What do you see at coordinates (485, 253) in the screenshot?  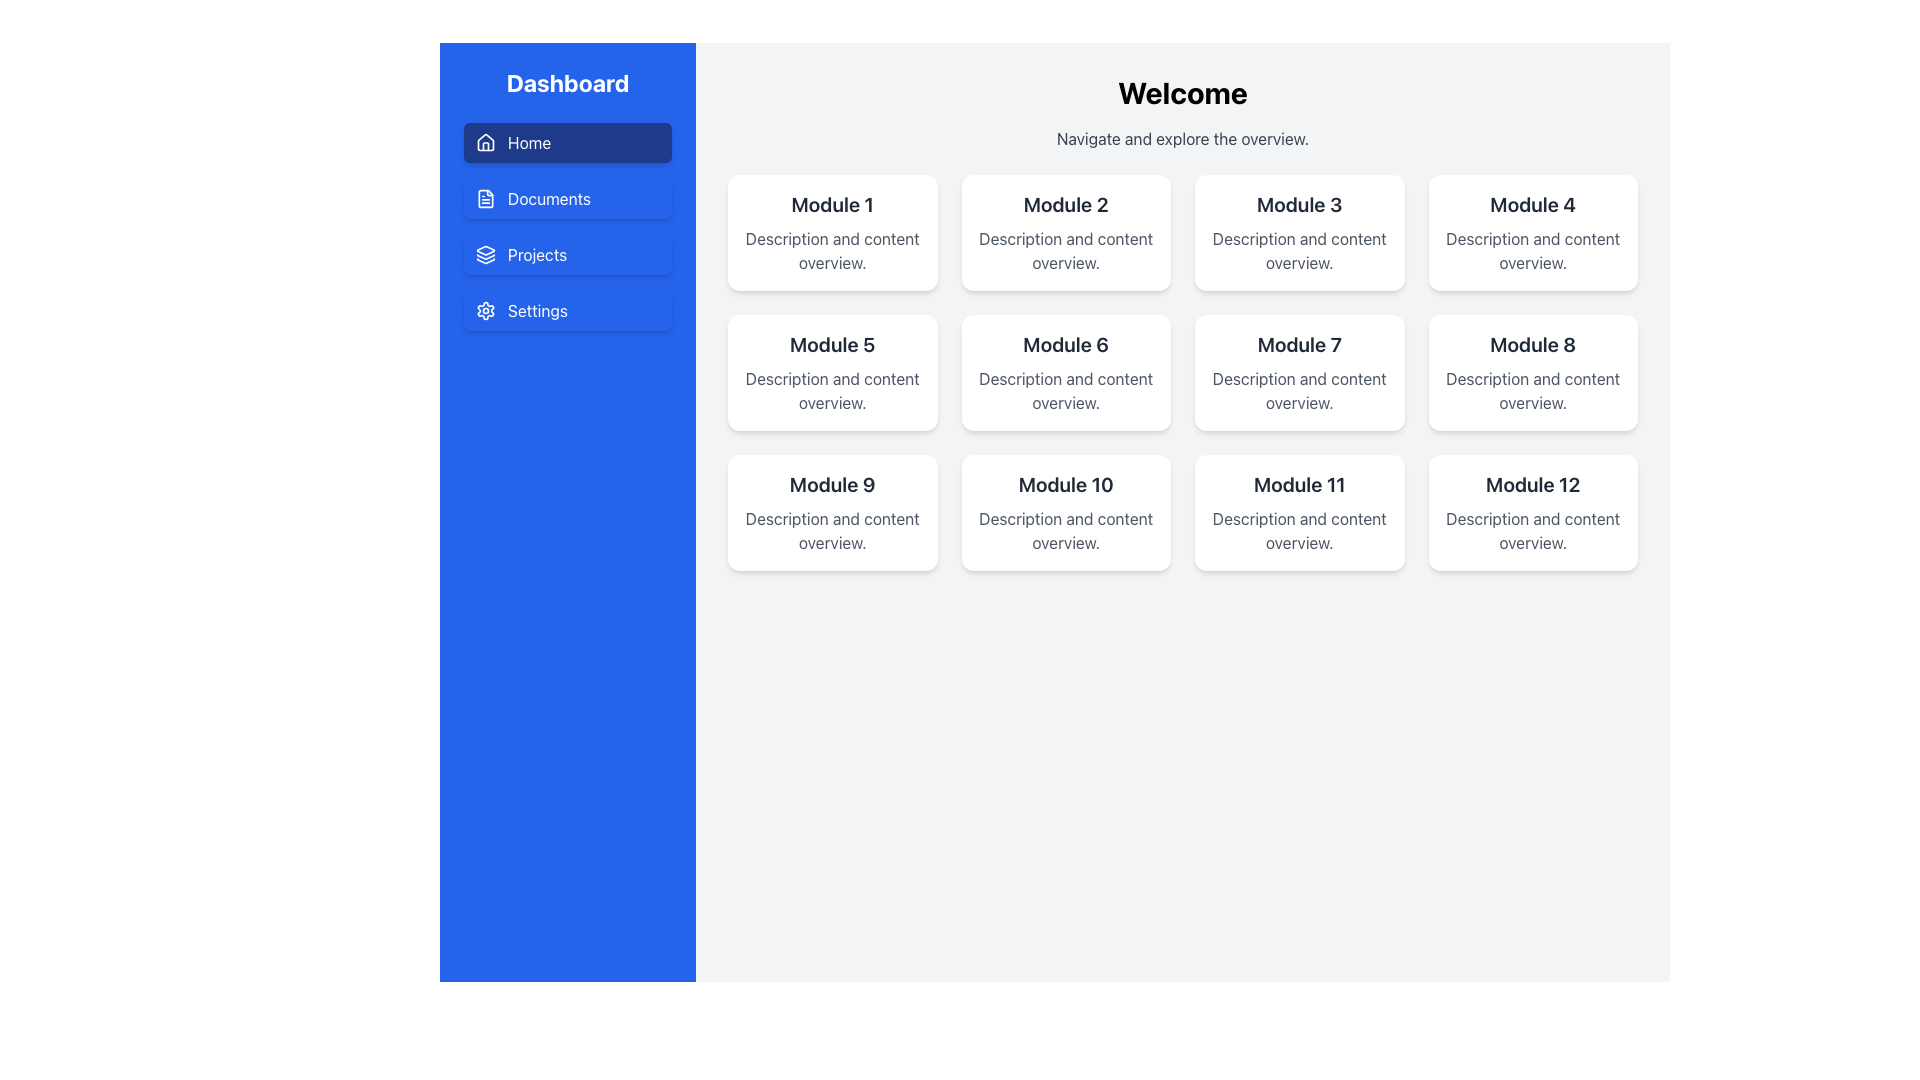 I see `the visually distinct icon consisting of three stacked layers shaped like a parallelogram, located inside the 'Projects' button in the left sidebar navigation menu` at bounding box center [485, 253].